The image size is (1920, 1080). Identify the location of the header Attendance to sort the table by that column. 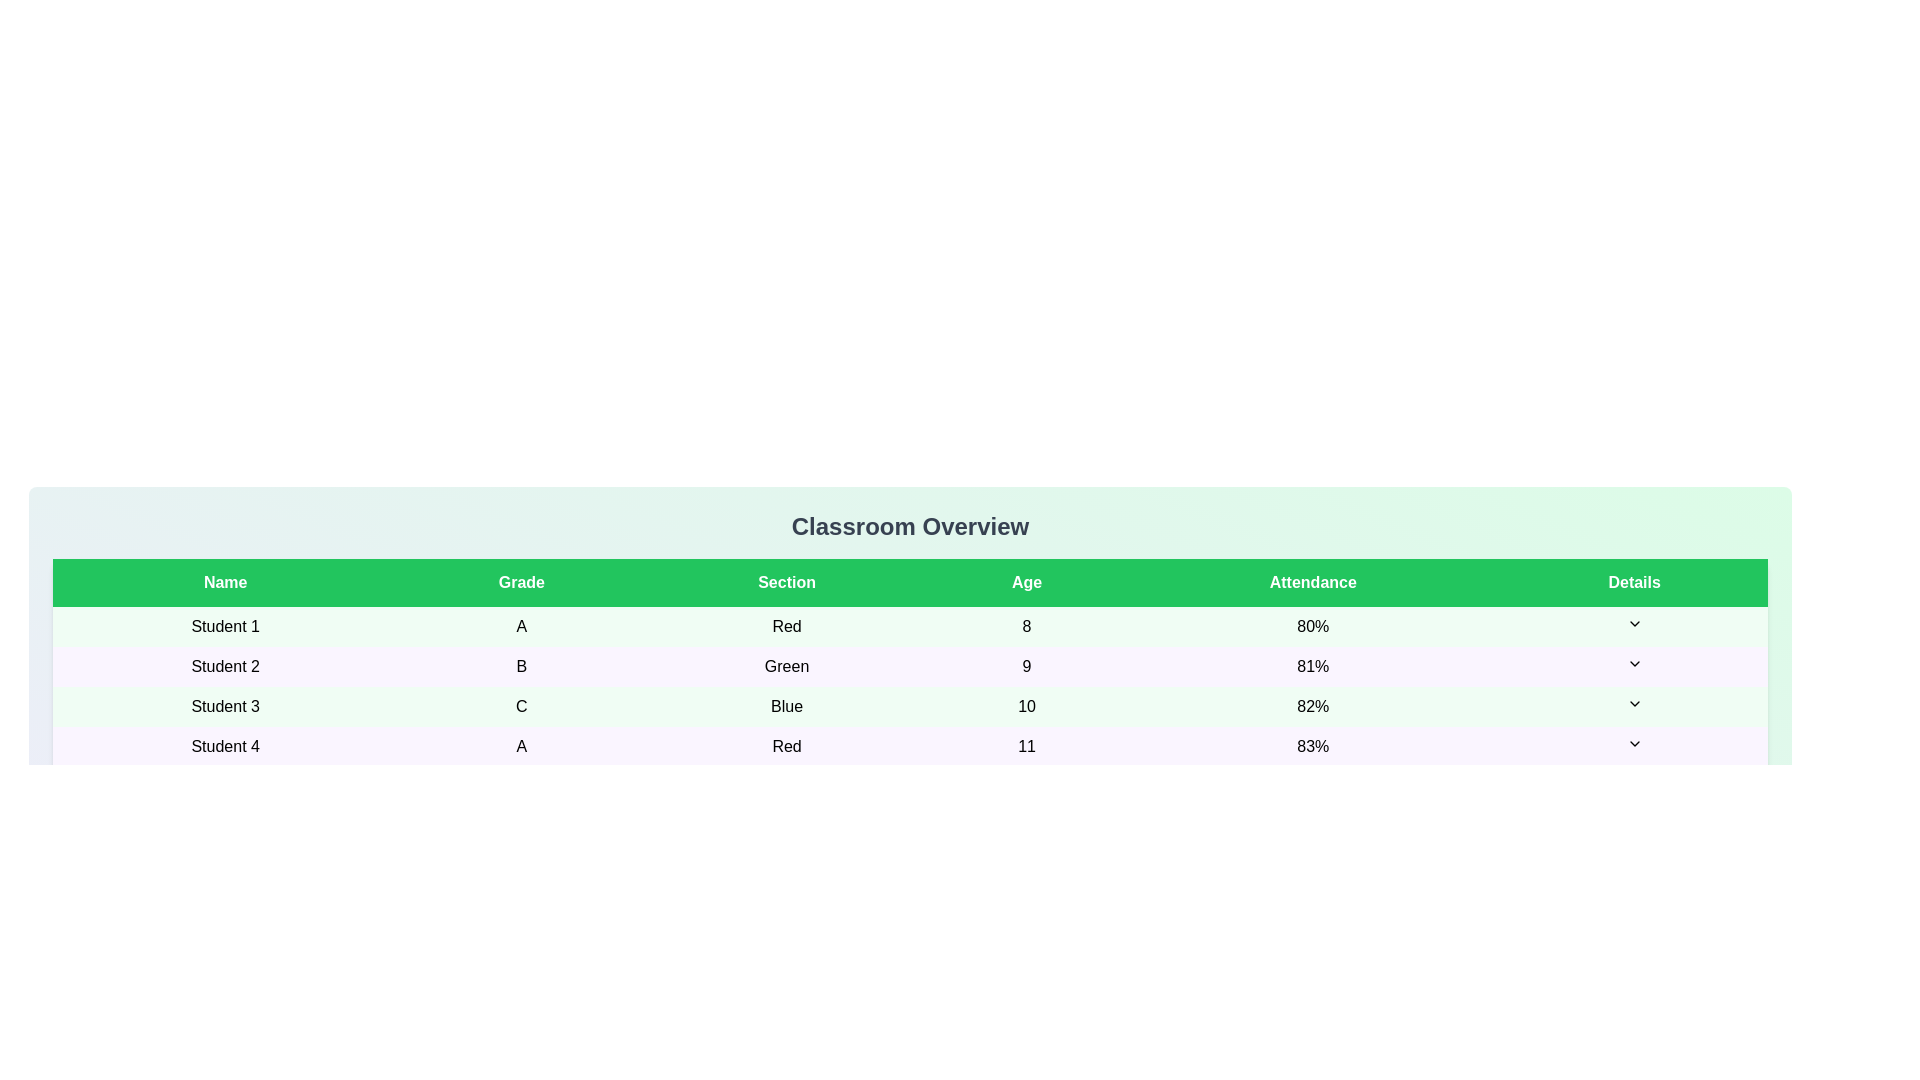
(1313, 582).